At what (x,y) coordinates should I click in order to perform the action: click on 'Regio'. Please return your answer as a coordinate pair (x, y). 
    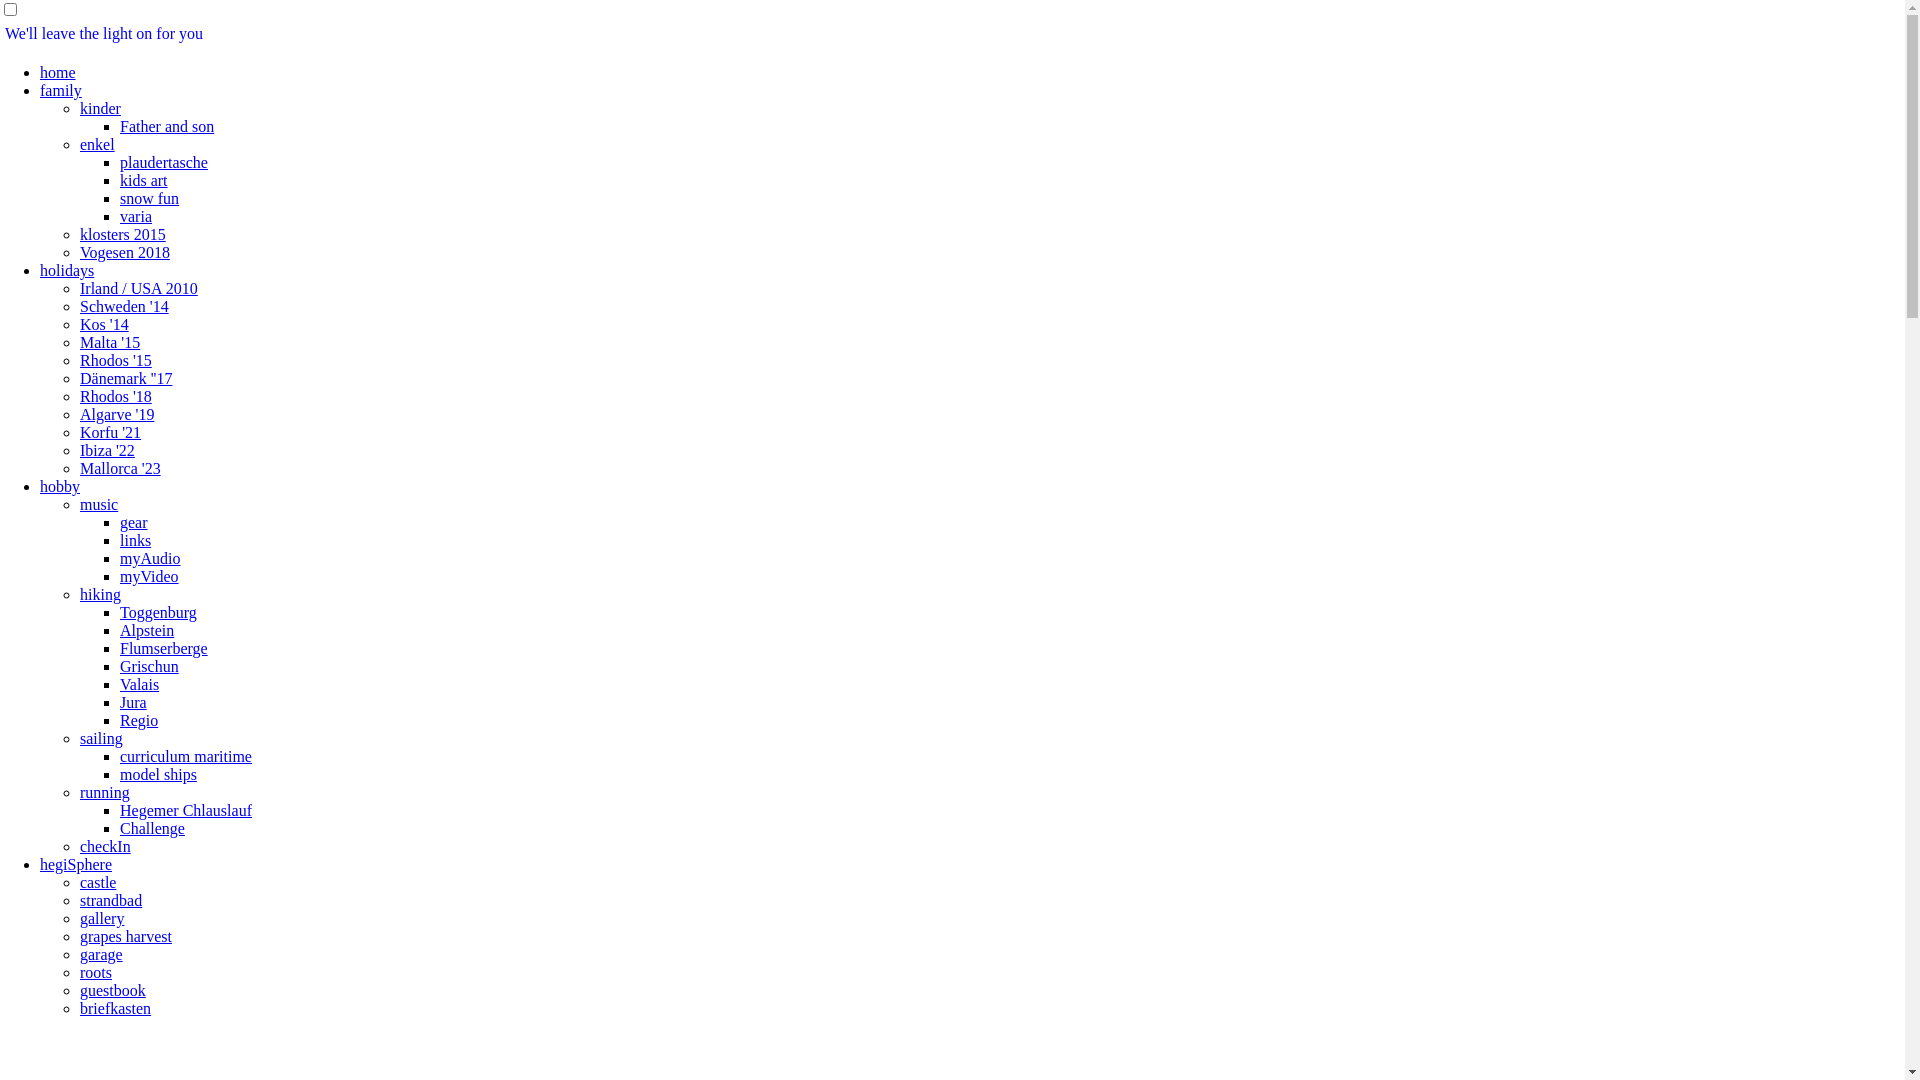
    Looking at the image, I should click on (138, 720).